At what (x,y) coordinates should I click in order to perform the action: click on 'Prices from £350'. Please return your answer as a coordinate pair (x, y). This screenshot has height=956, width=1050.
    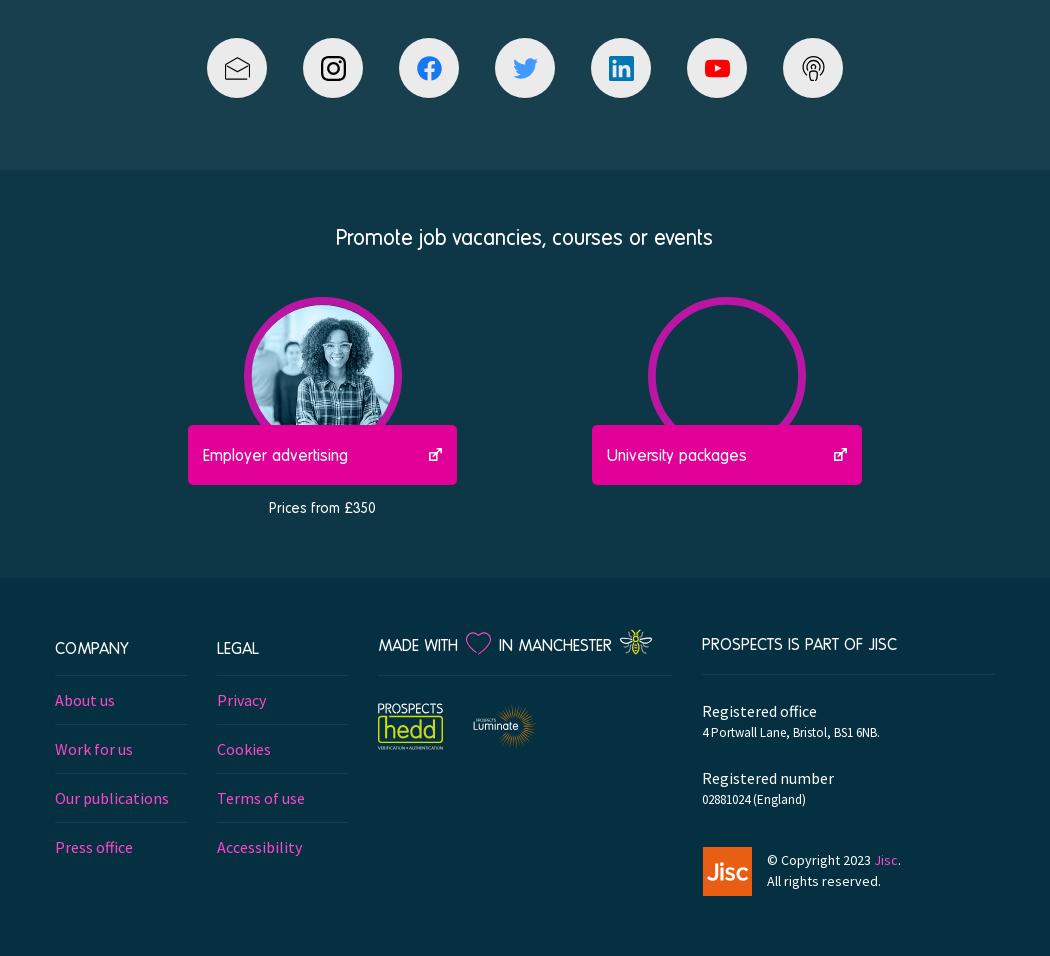
    Looking at the image, I should click on (322, 505).